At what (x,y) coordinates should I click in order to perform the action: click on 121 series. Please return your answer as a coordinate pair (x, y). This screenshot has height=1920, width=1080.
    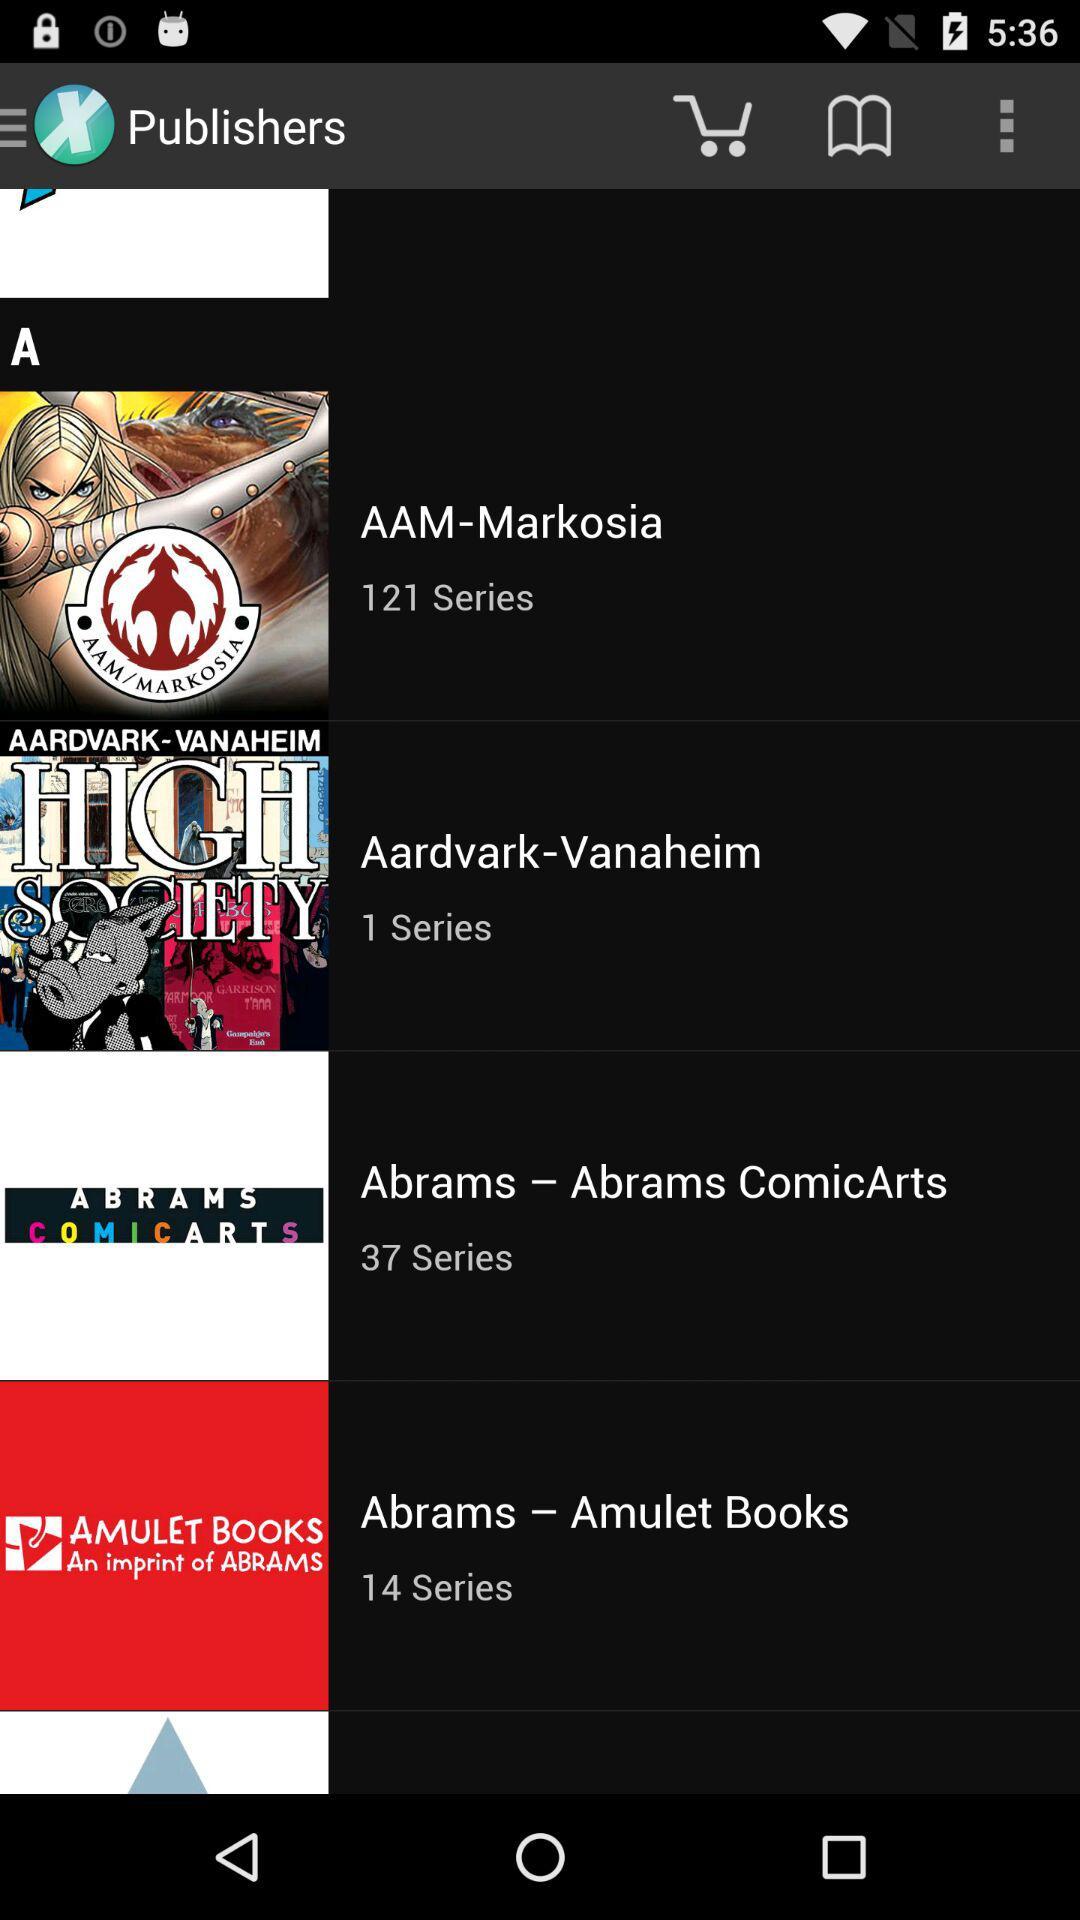
    Looking at the image, I should click on (703, 595).